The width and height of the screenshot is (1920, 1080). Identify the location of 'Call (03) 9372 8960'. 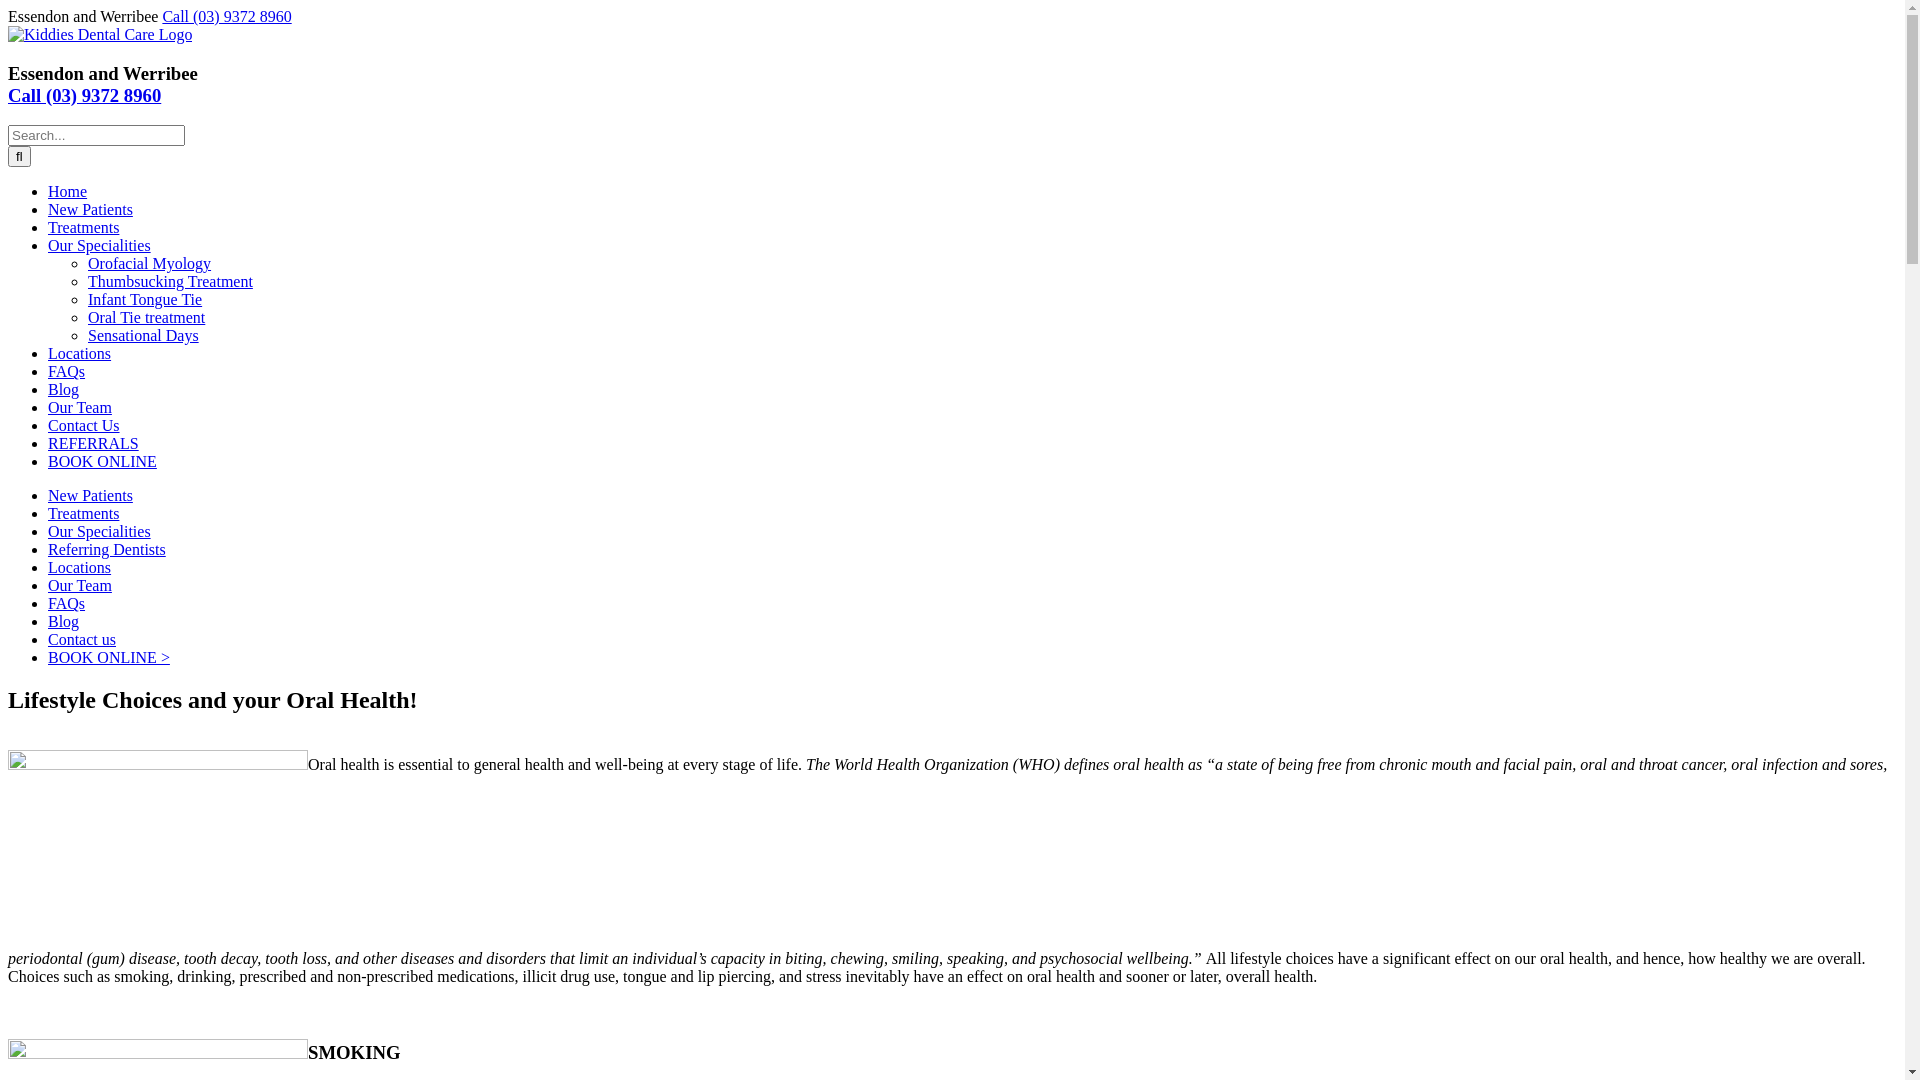
(83, 95).